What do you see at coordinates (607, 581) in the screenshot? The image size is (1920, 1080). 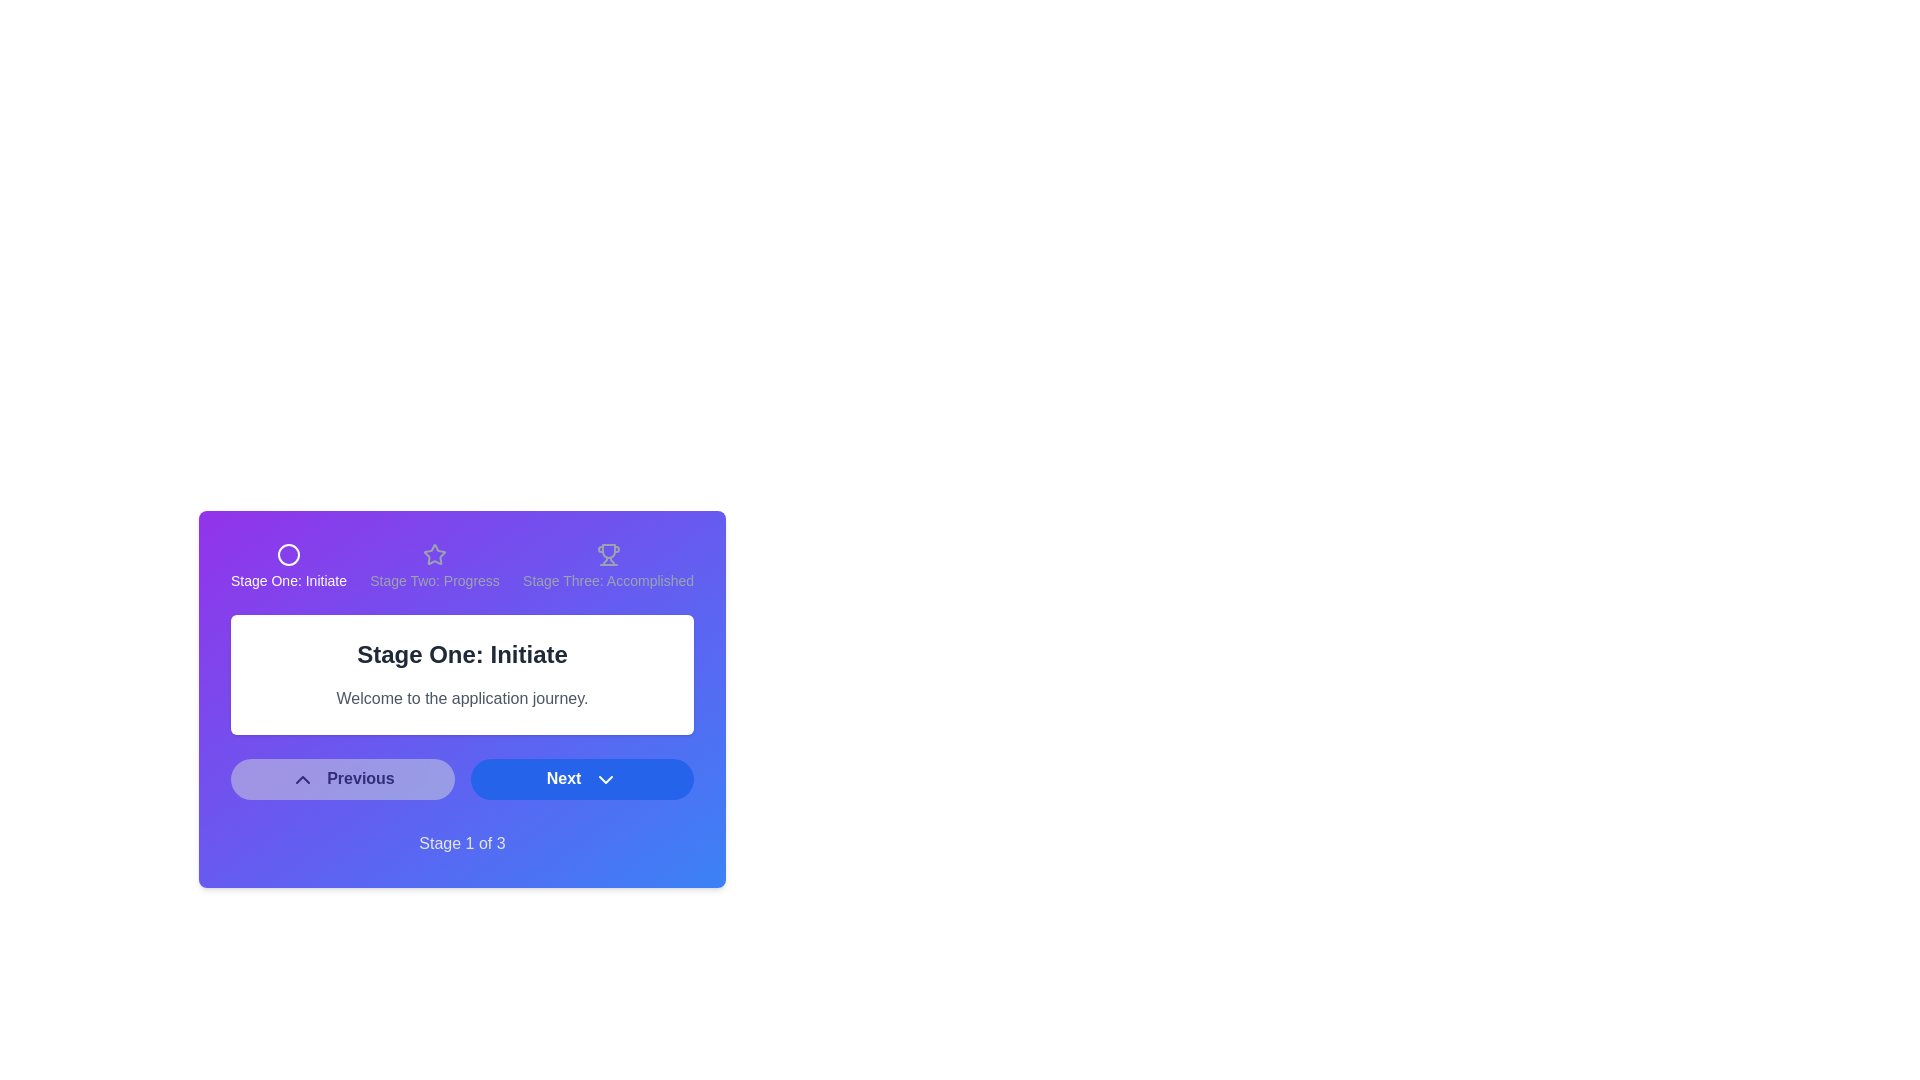 I see `the text label displaying 'Stage Three: Accomplished' on a purple background, which is part of a multi-step progress indicator` at bounding box center [607, 581].